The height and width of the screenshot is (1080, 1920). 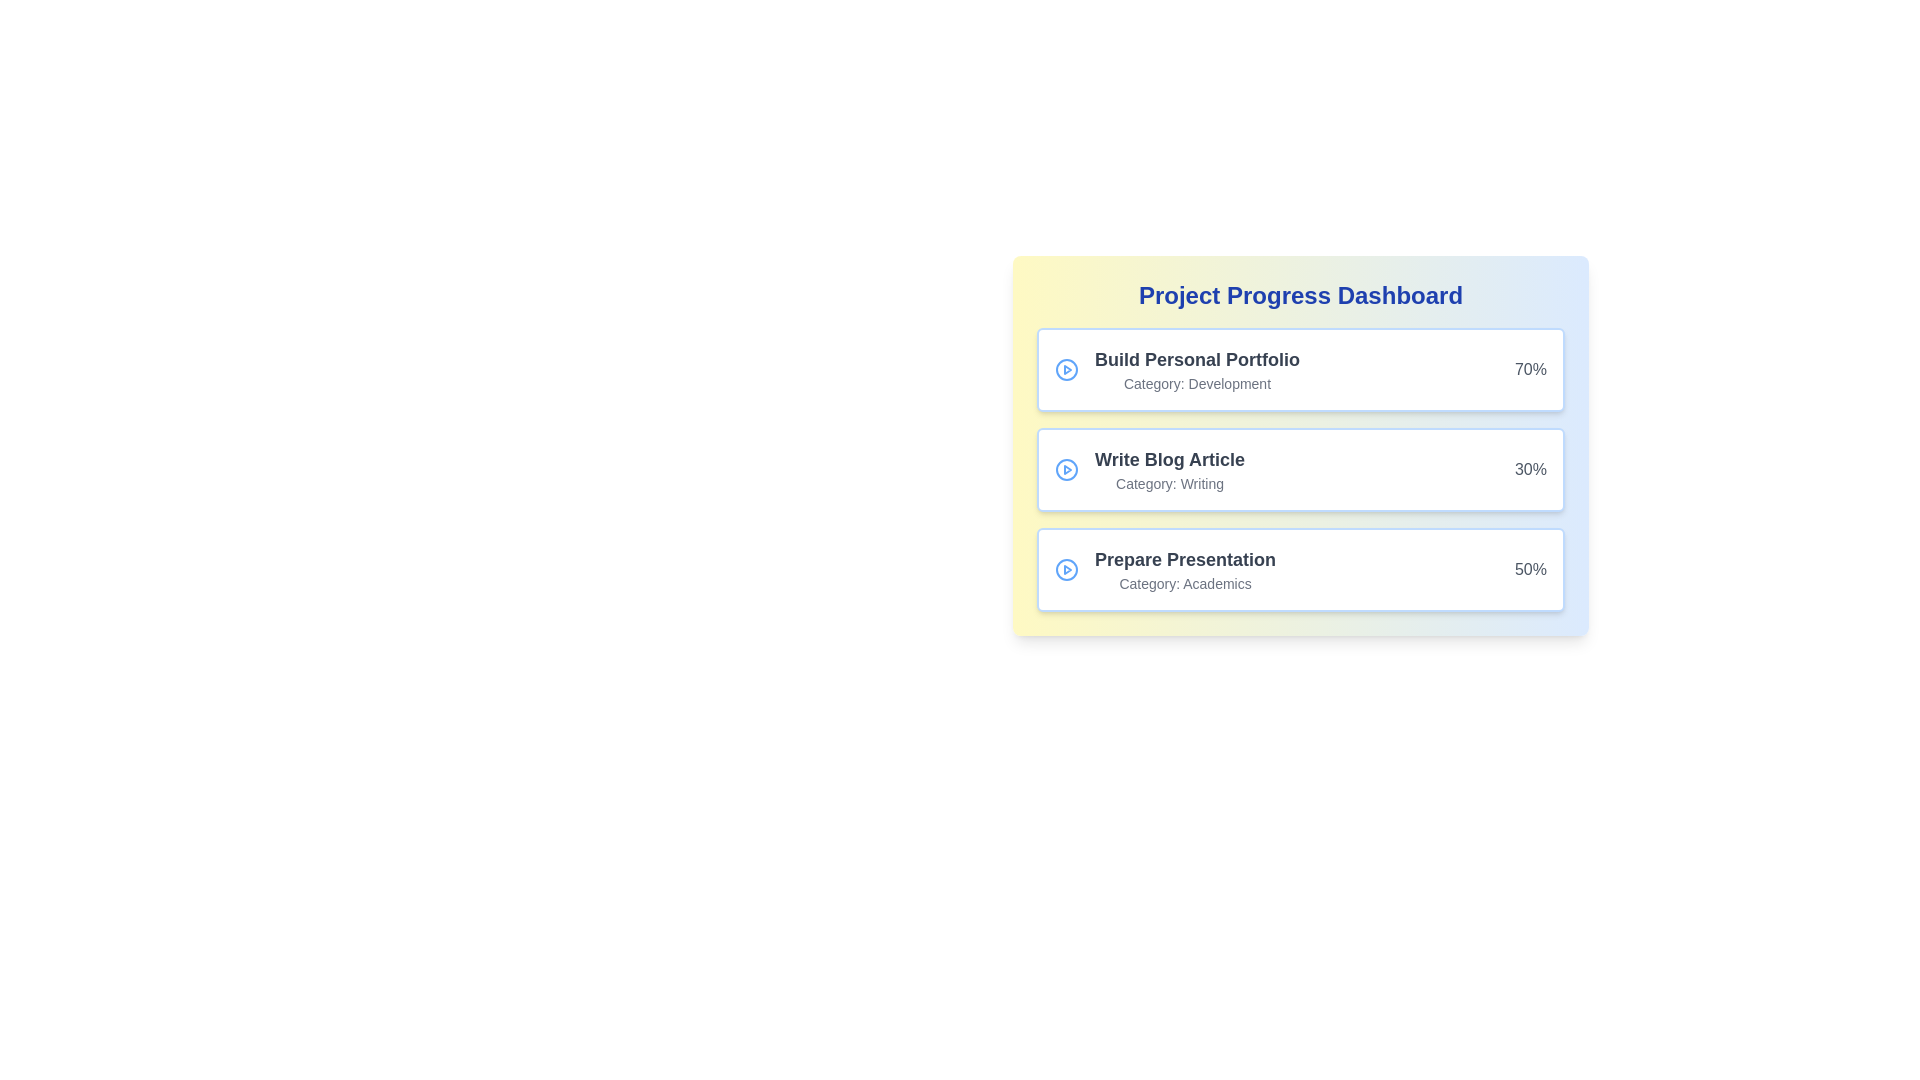 I want to click on task and category information displayed in the text element that shows 'Build Personal Portfolio' and 'Category: Development', located in the first card of a vertical list, so click(x=1177, y=370).